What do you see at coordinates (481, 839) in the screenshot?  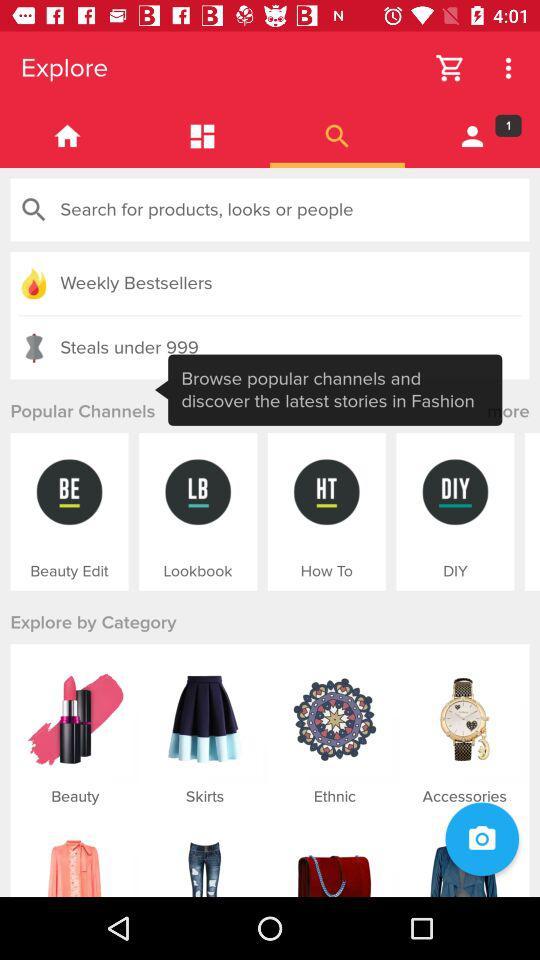 I see `open camera` at bounding box center [481, 839].